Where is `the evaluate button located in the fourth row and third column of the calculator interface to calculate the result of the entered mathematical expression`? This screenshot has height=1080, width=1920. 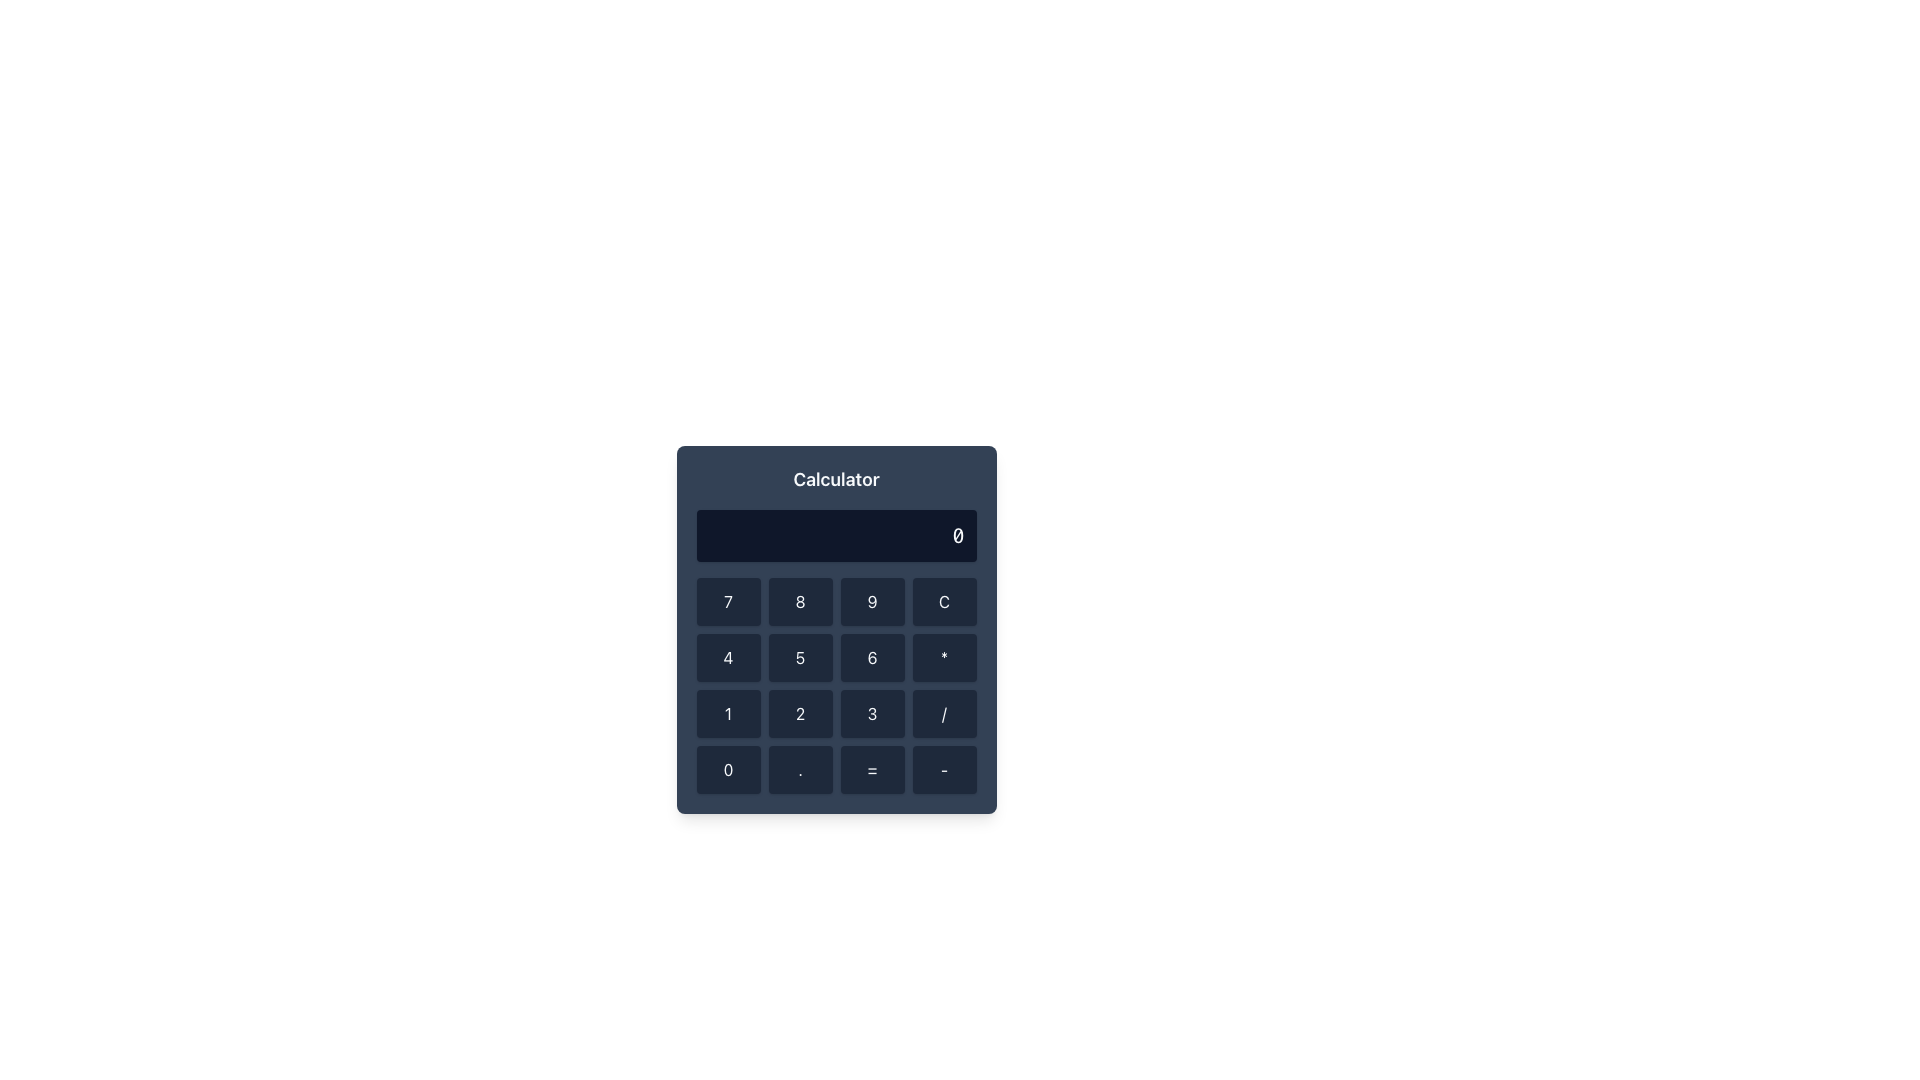 the evaluate button located in the fourth row and third column of the calculator interface to calculate the result of the entered mathematical expression is located at coordinates (872, 769).